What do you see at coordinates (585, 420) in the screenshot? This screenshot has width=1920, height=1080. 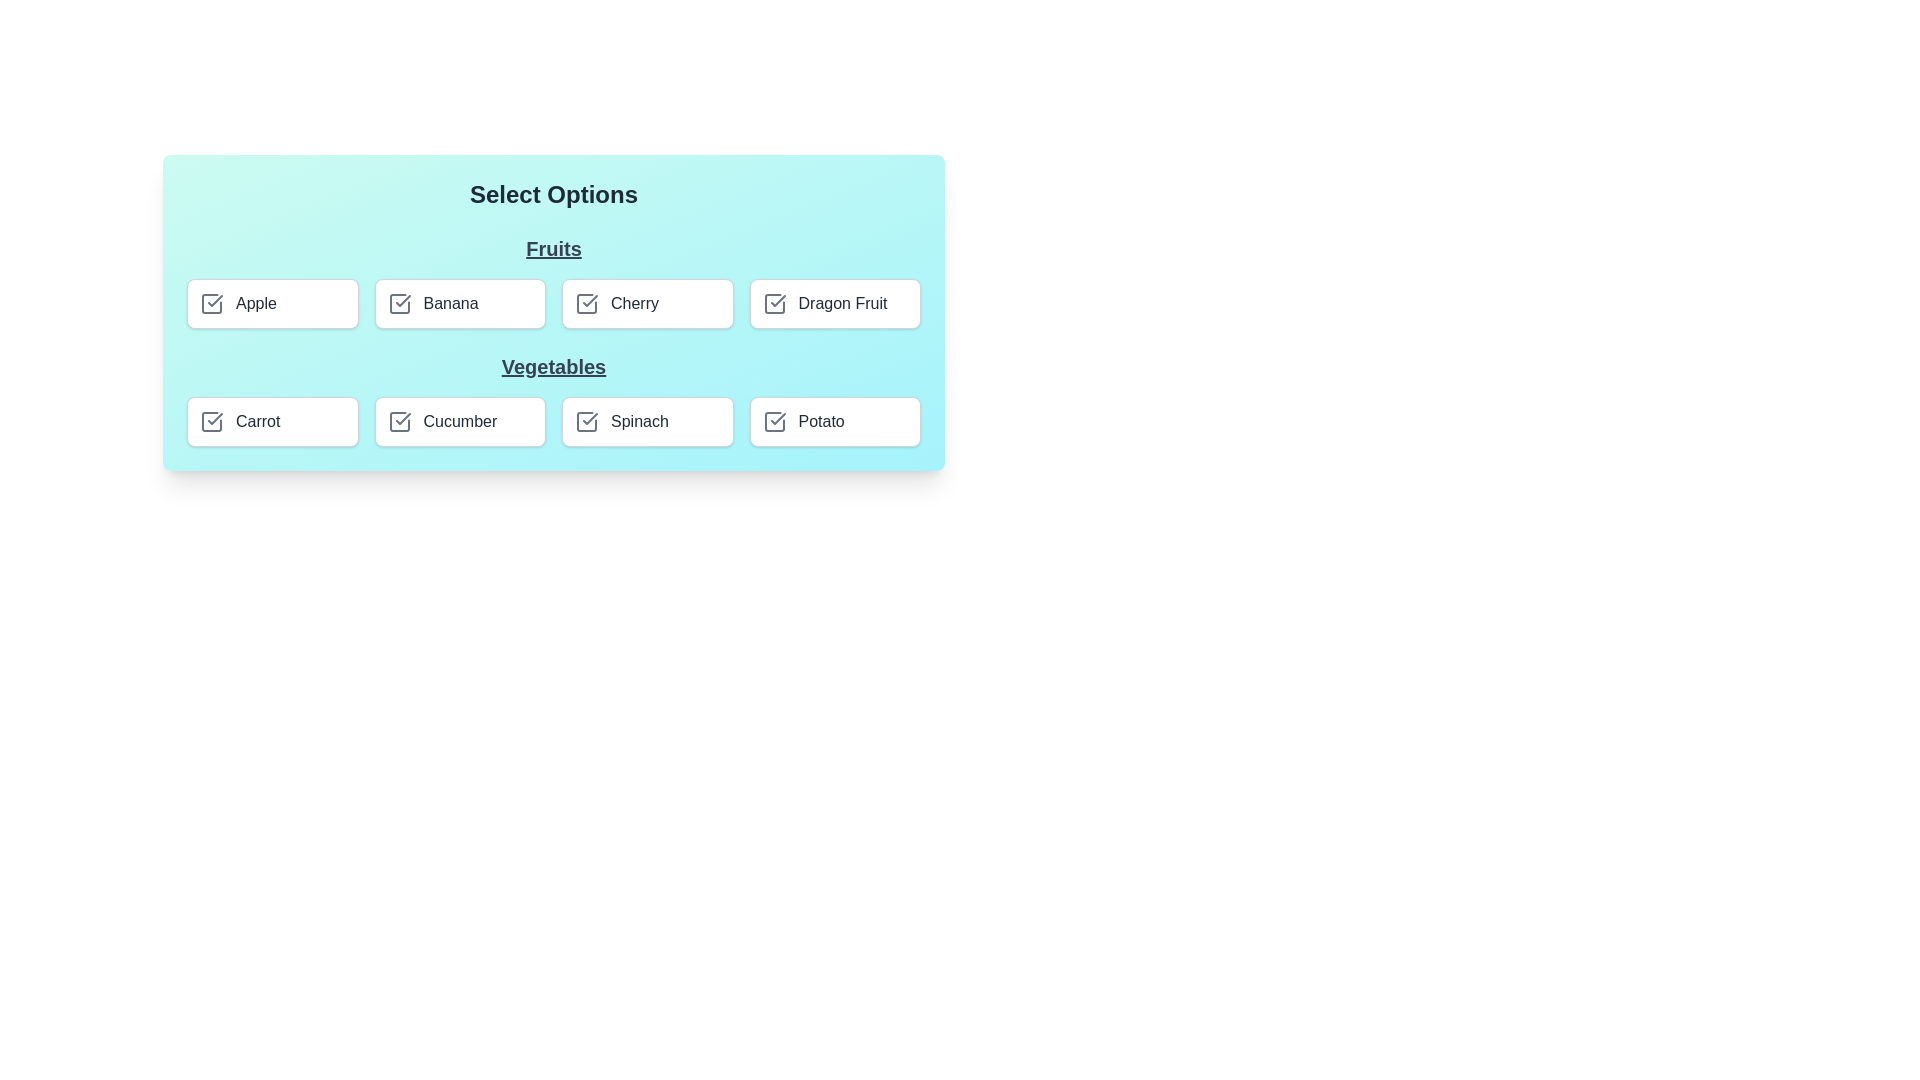 I see `the visual indicator icon for the 'Spinach' item located in the 'Vegetables' section of the interface` at bounding box center [585, 420].